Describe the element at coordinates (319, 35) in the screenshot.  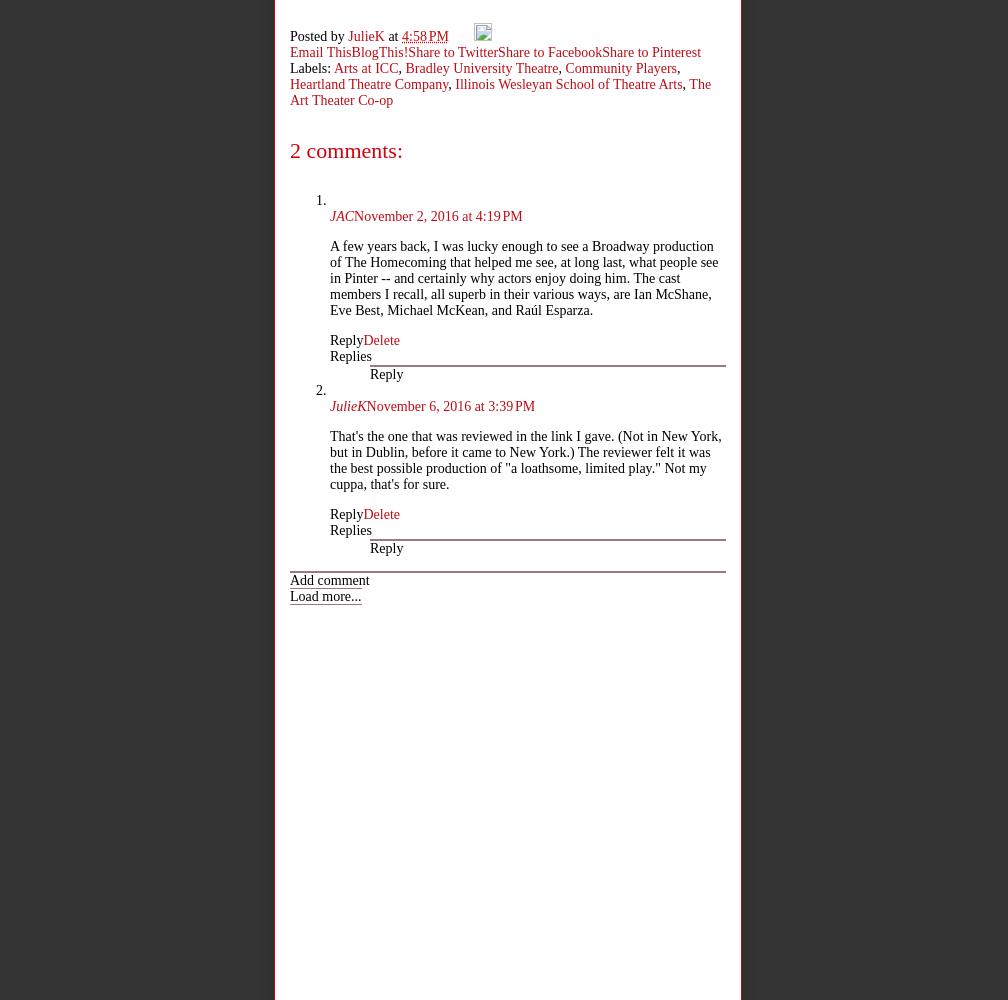
I see `'Posted by'` at that location.